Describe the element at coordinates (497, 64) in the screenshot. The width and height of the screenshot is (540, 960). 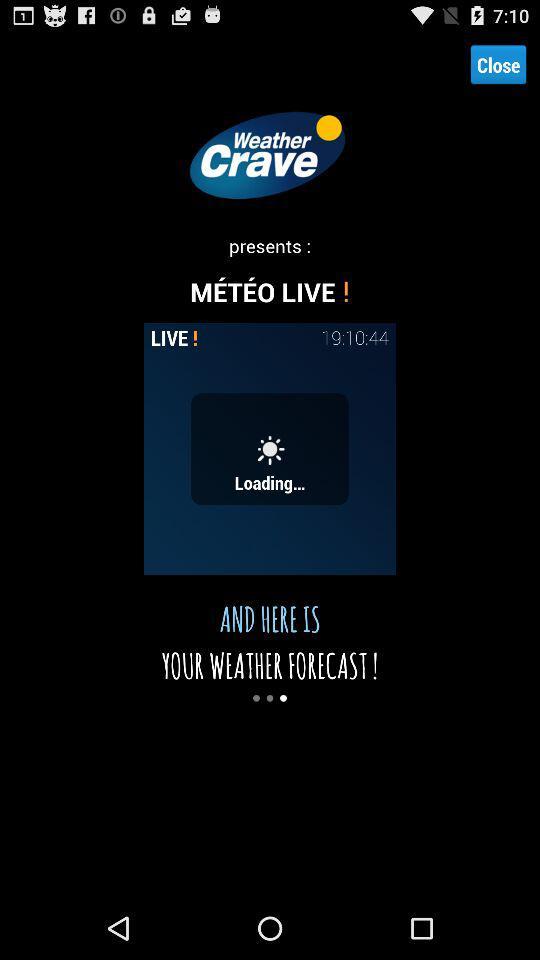
I see `the close item` at that location.